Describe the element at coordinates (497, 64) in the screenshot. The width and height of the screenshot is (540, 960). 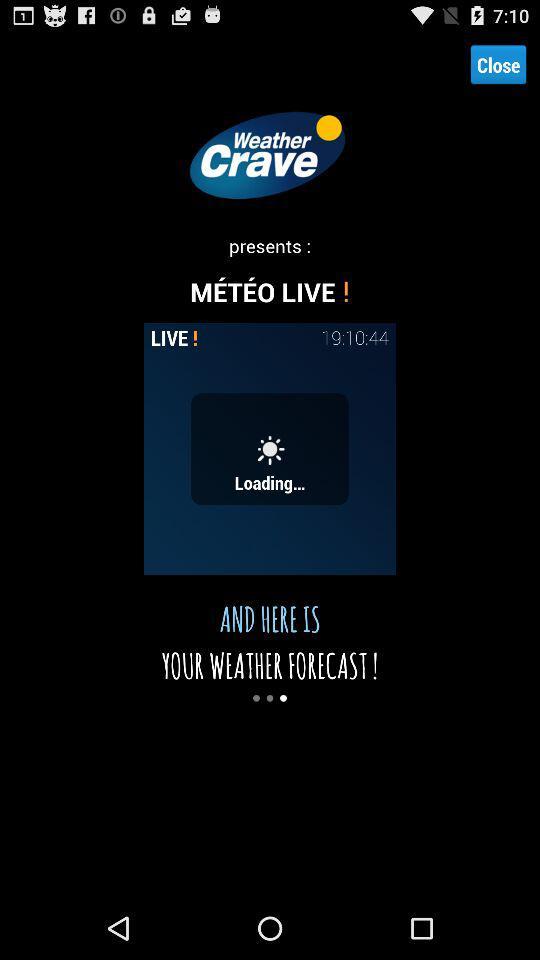
I see `the close item` at that location.